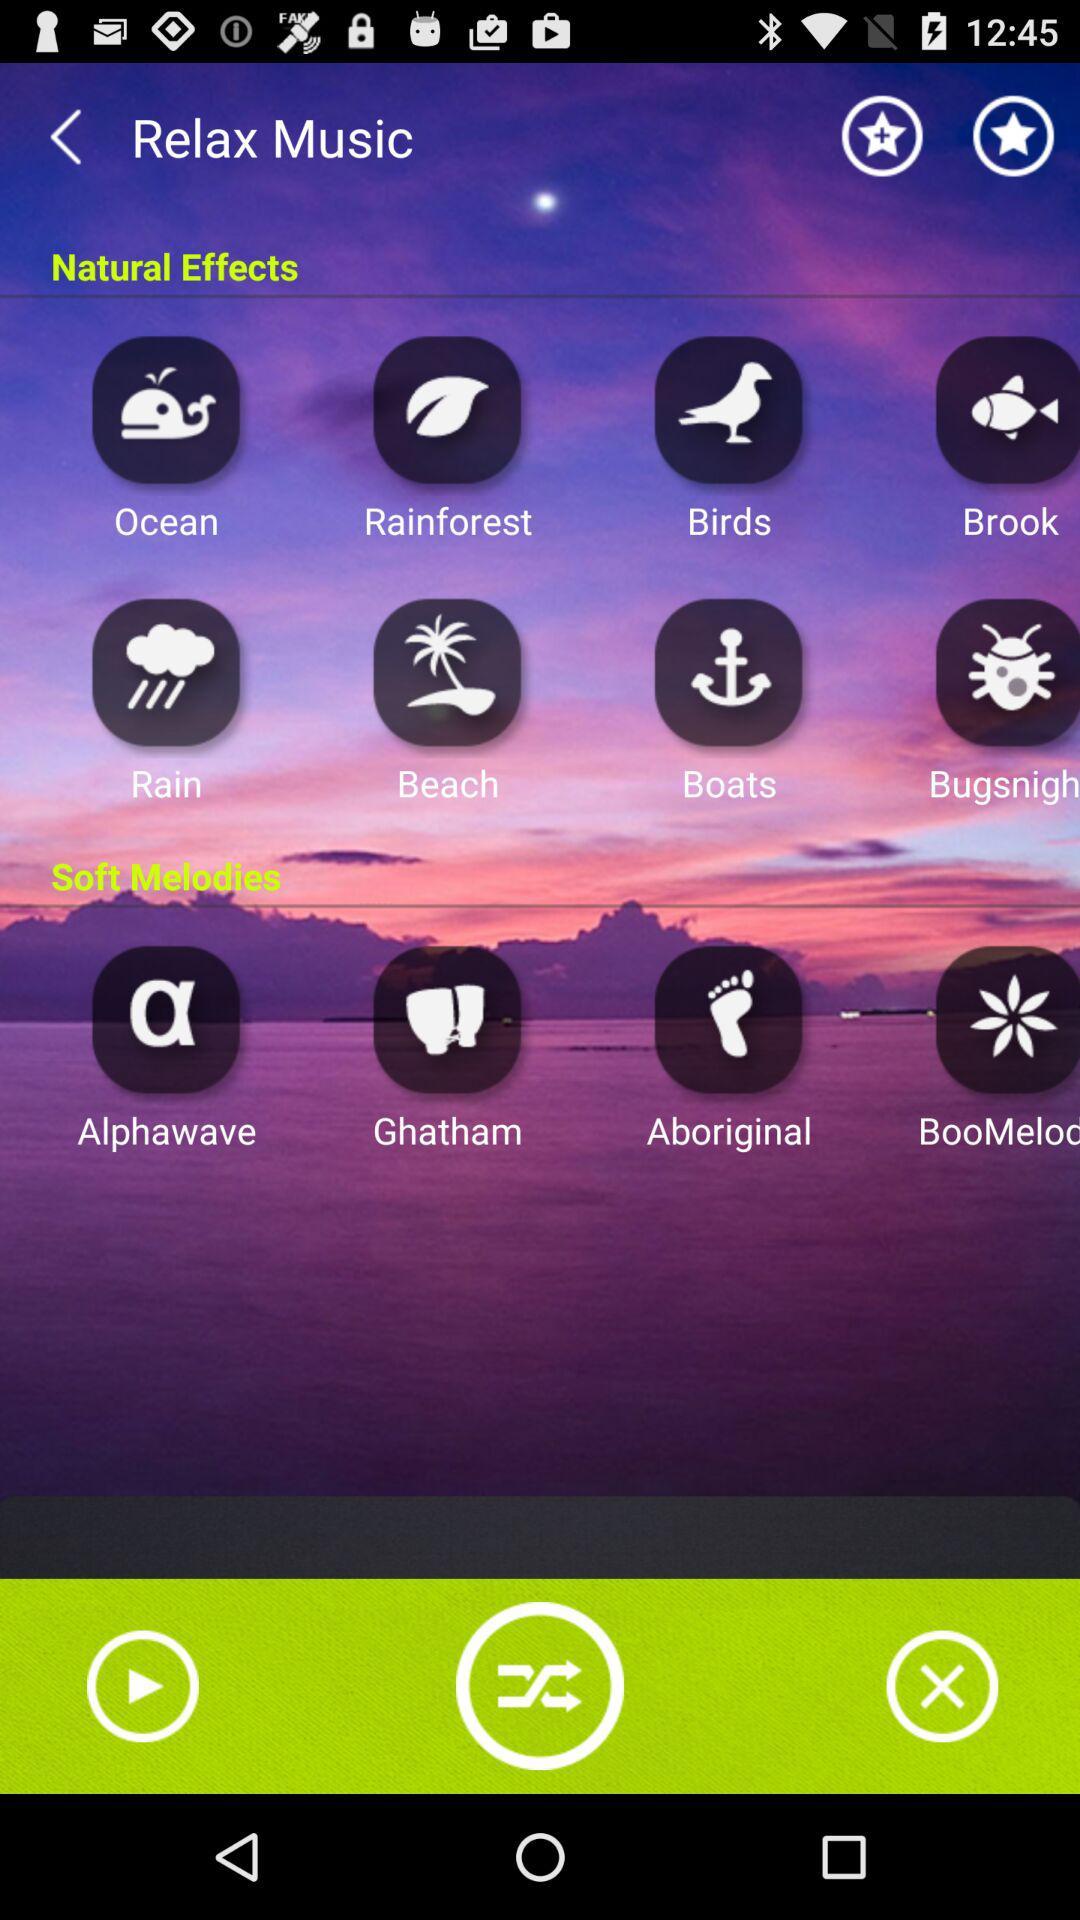 The width and height of the screenshot is (1080, 1920). I want to click on the icon below the boomelody item, so click(942, 1685).